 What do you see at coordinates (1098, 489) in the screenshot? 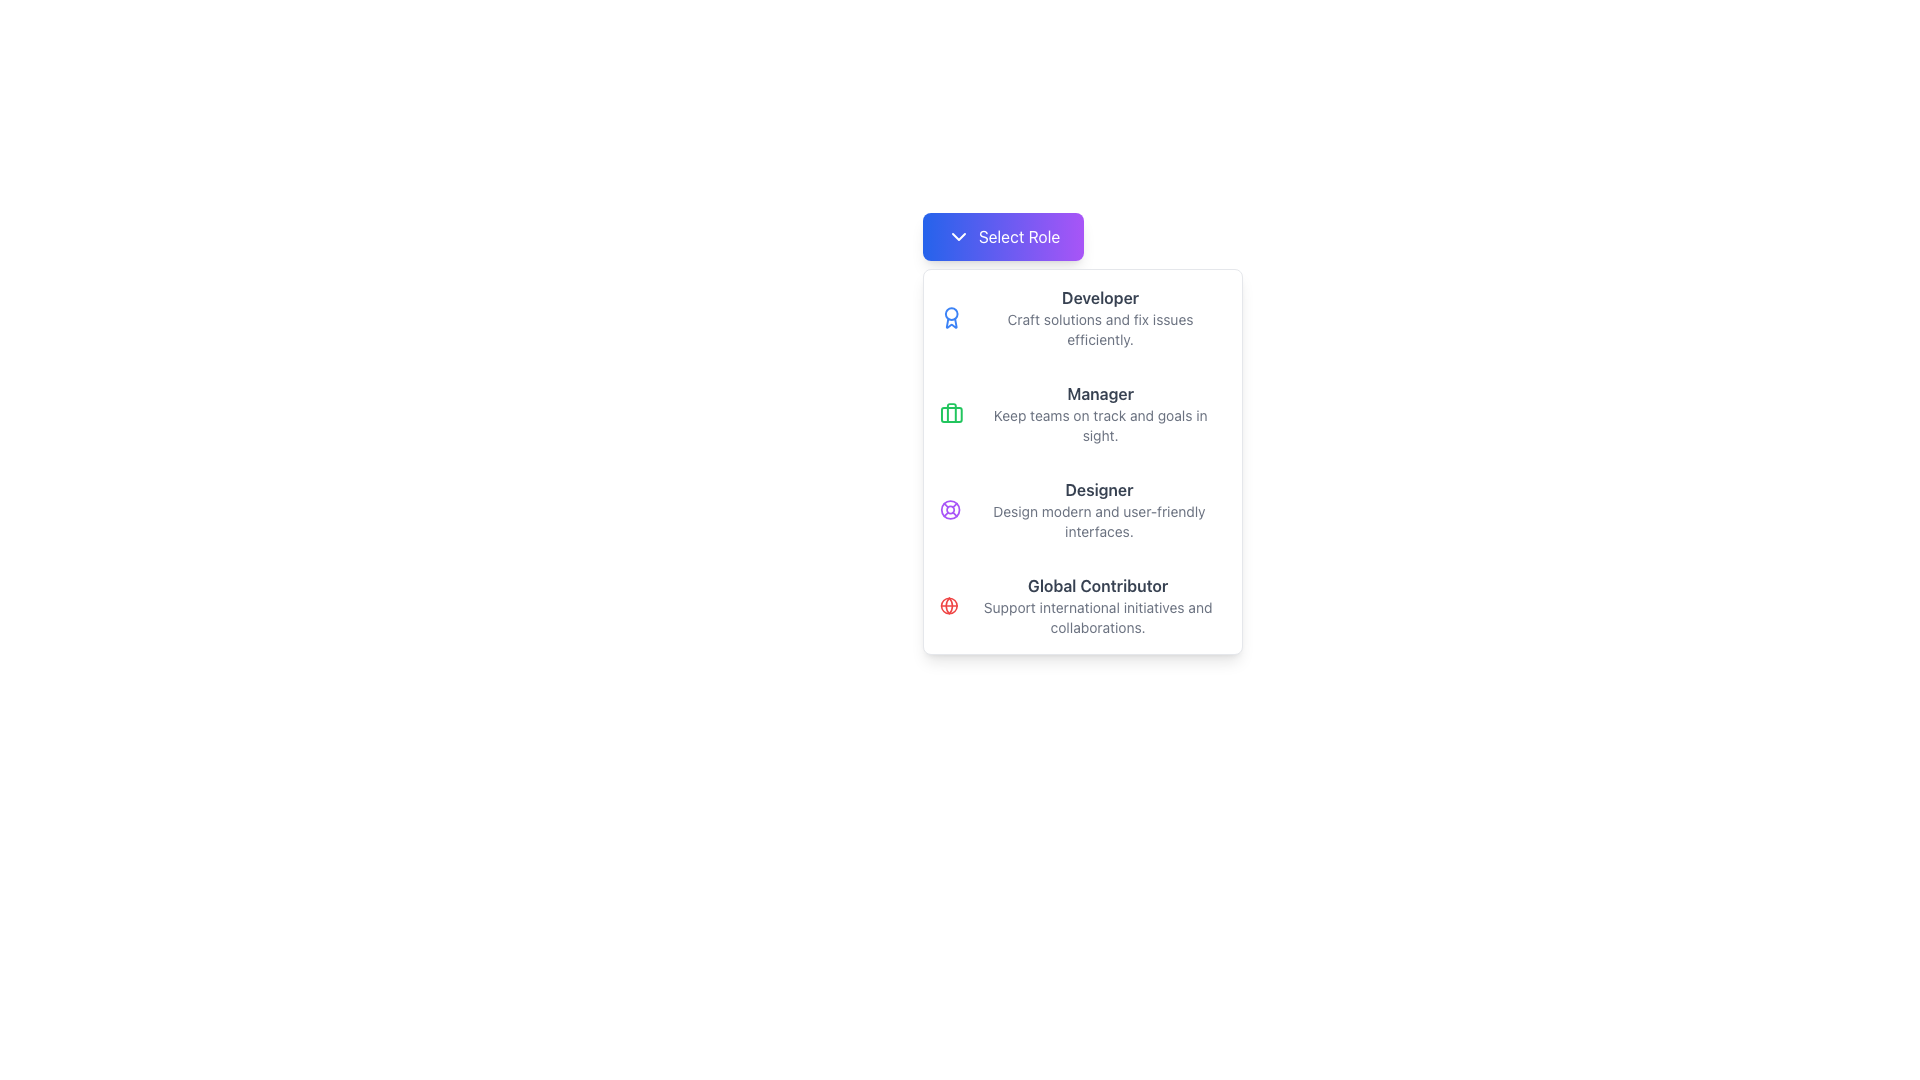
I see `the 'Designer' text label in the vertical menu` at bounding box center [1098, 489].